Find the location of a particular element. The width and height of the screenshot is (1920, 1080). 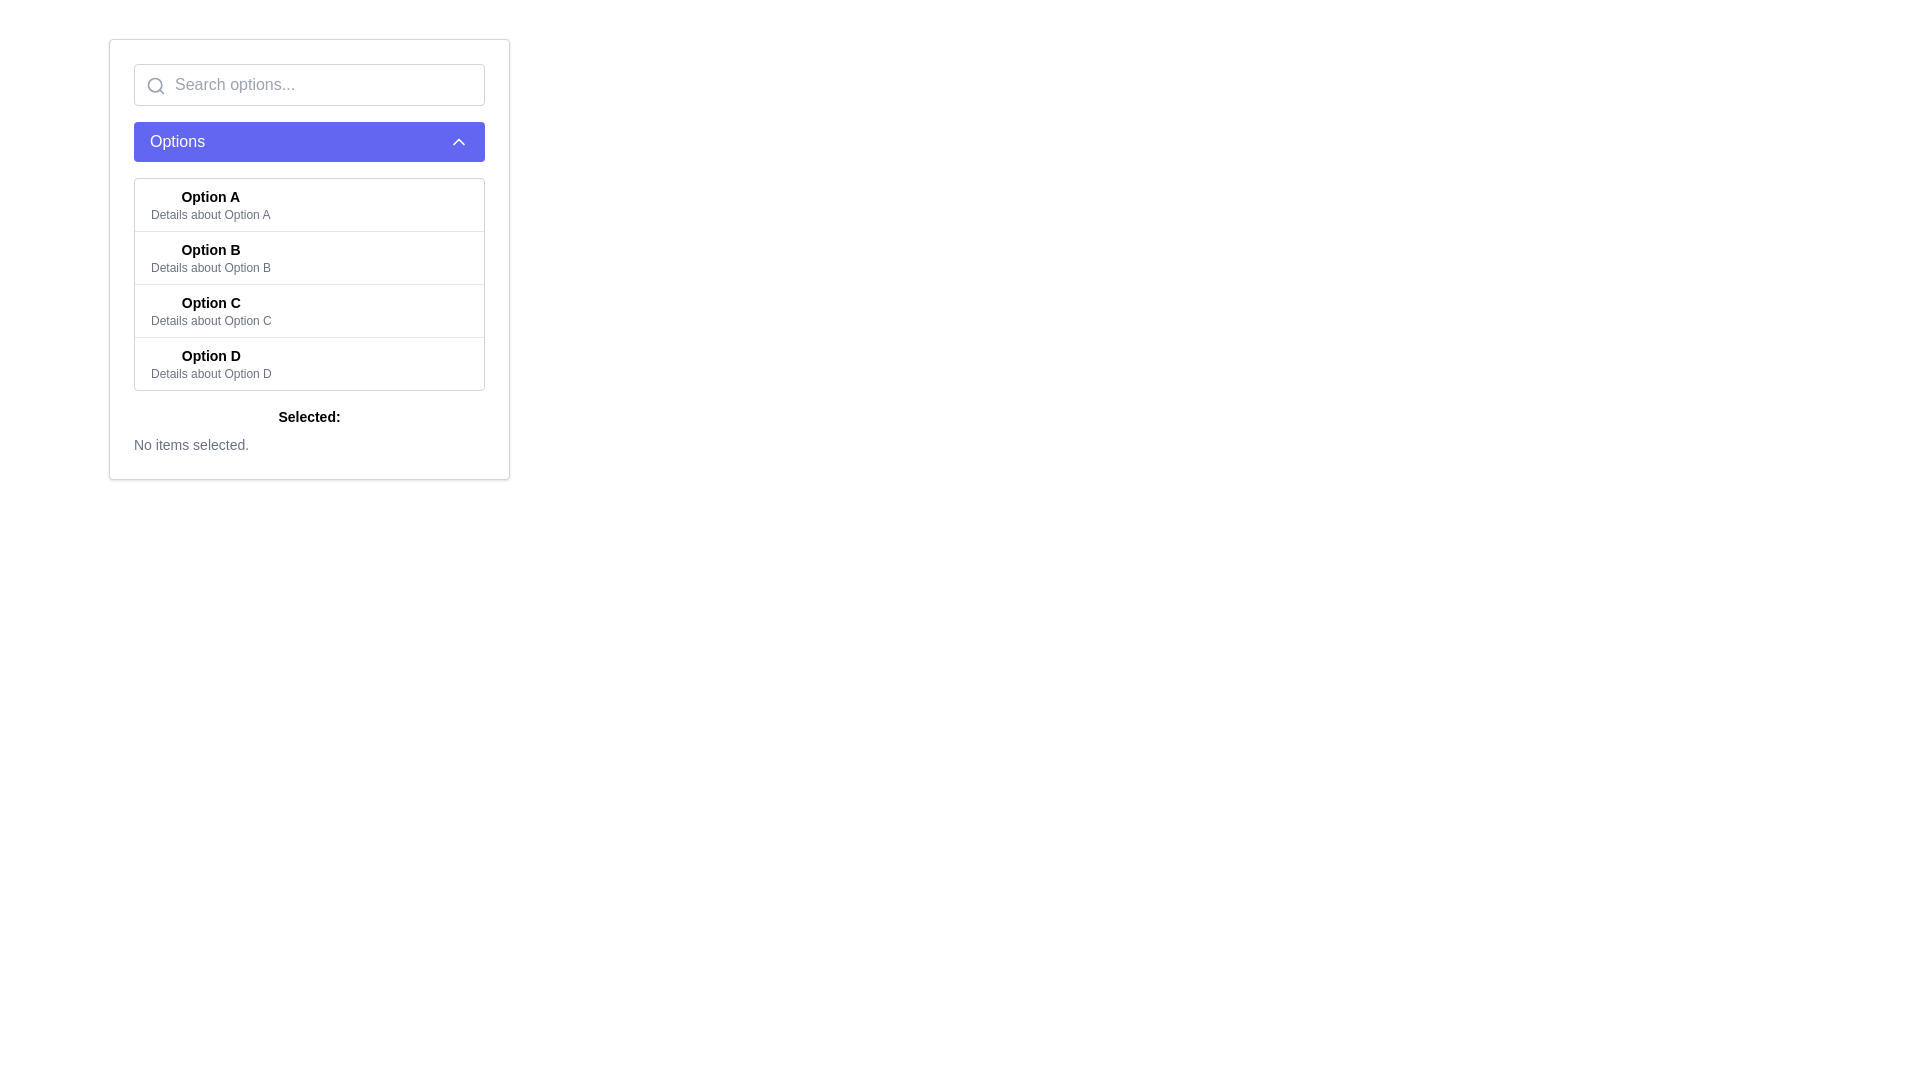

the text label 'Details about Option C', which is styled with small, light gray text and positioned under the bold text 'Option C' is located at coordinates (211, 319).